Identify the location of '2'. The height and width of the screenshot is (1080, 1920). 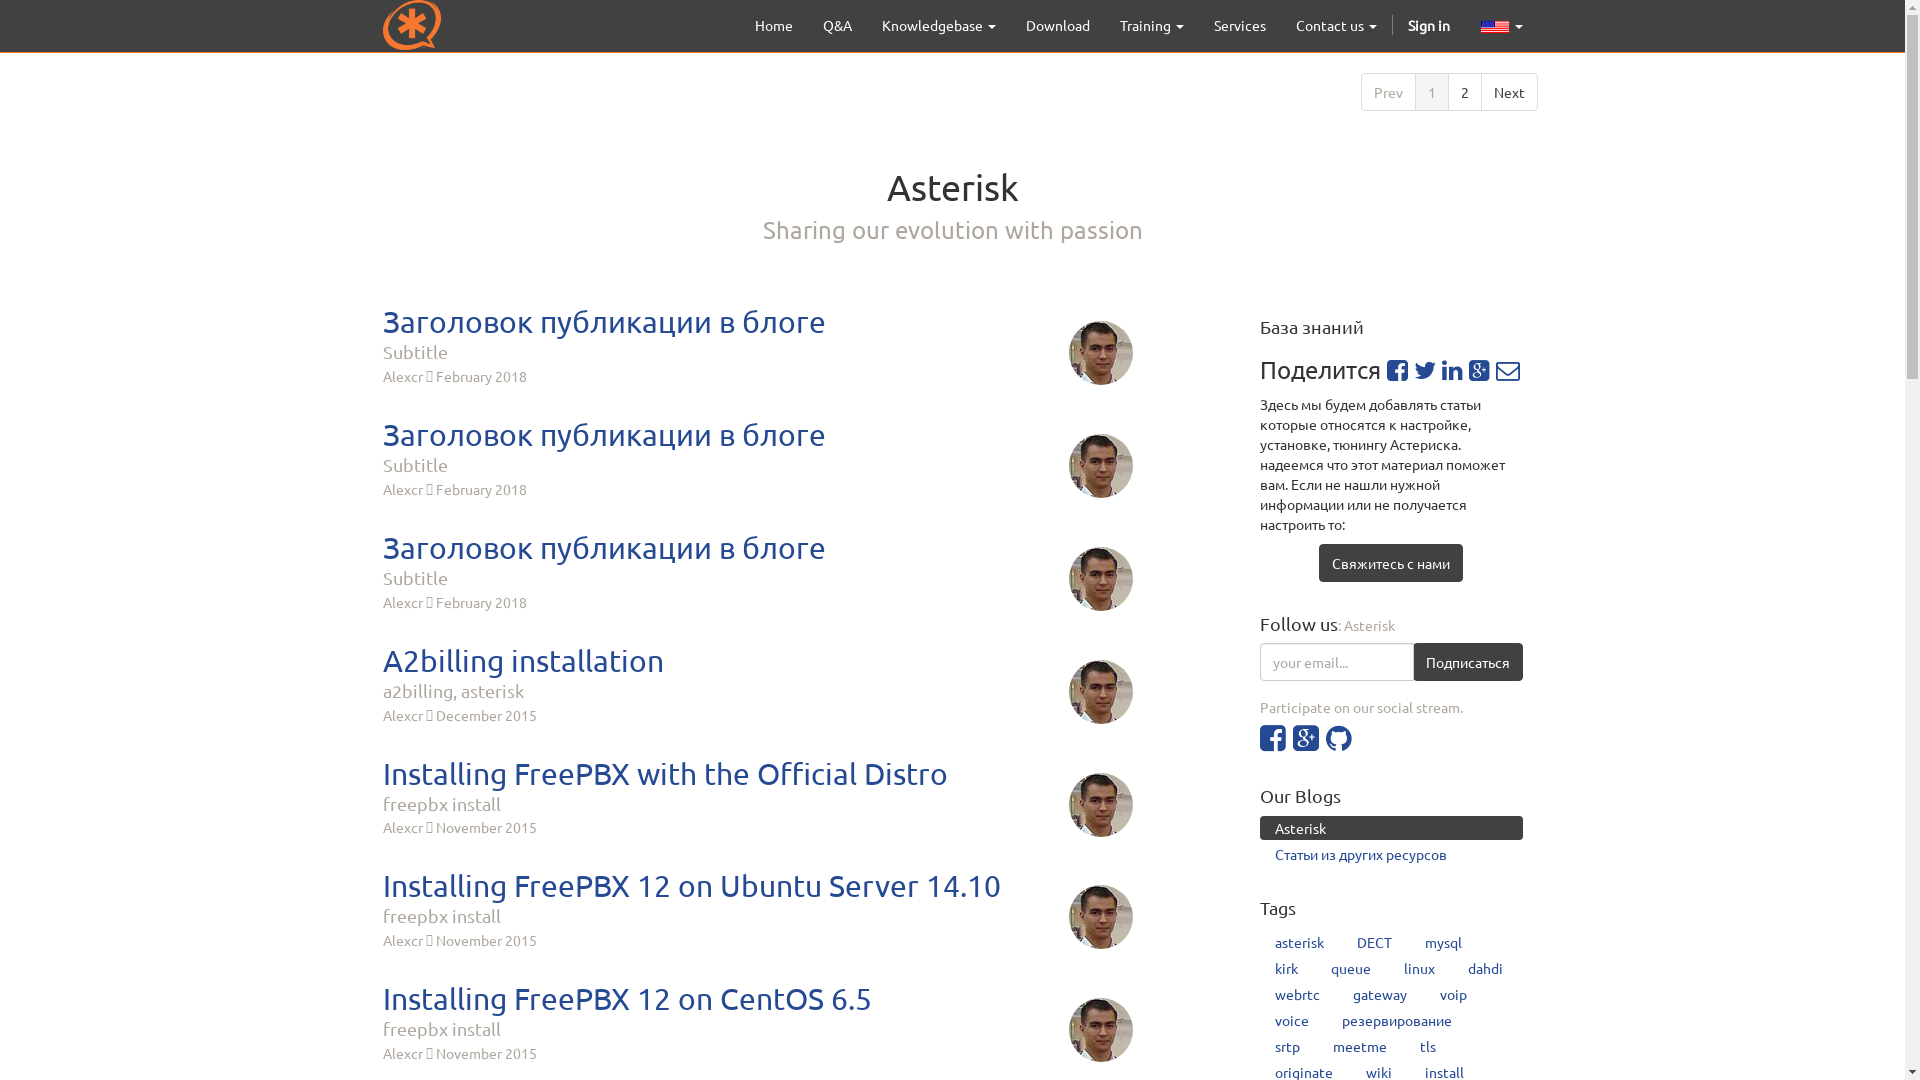
(1464, 92).